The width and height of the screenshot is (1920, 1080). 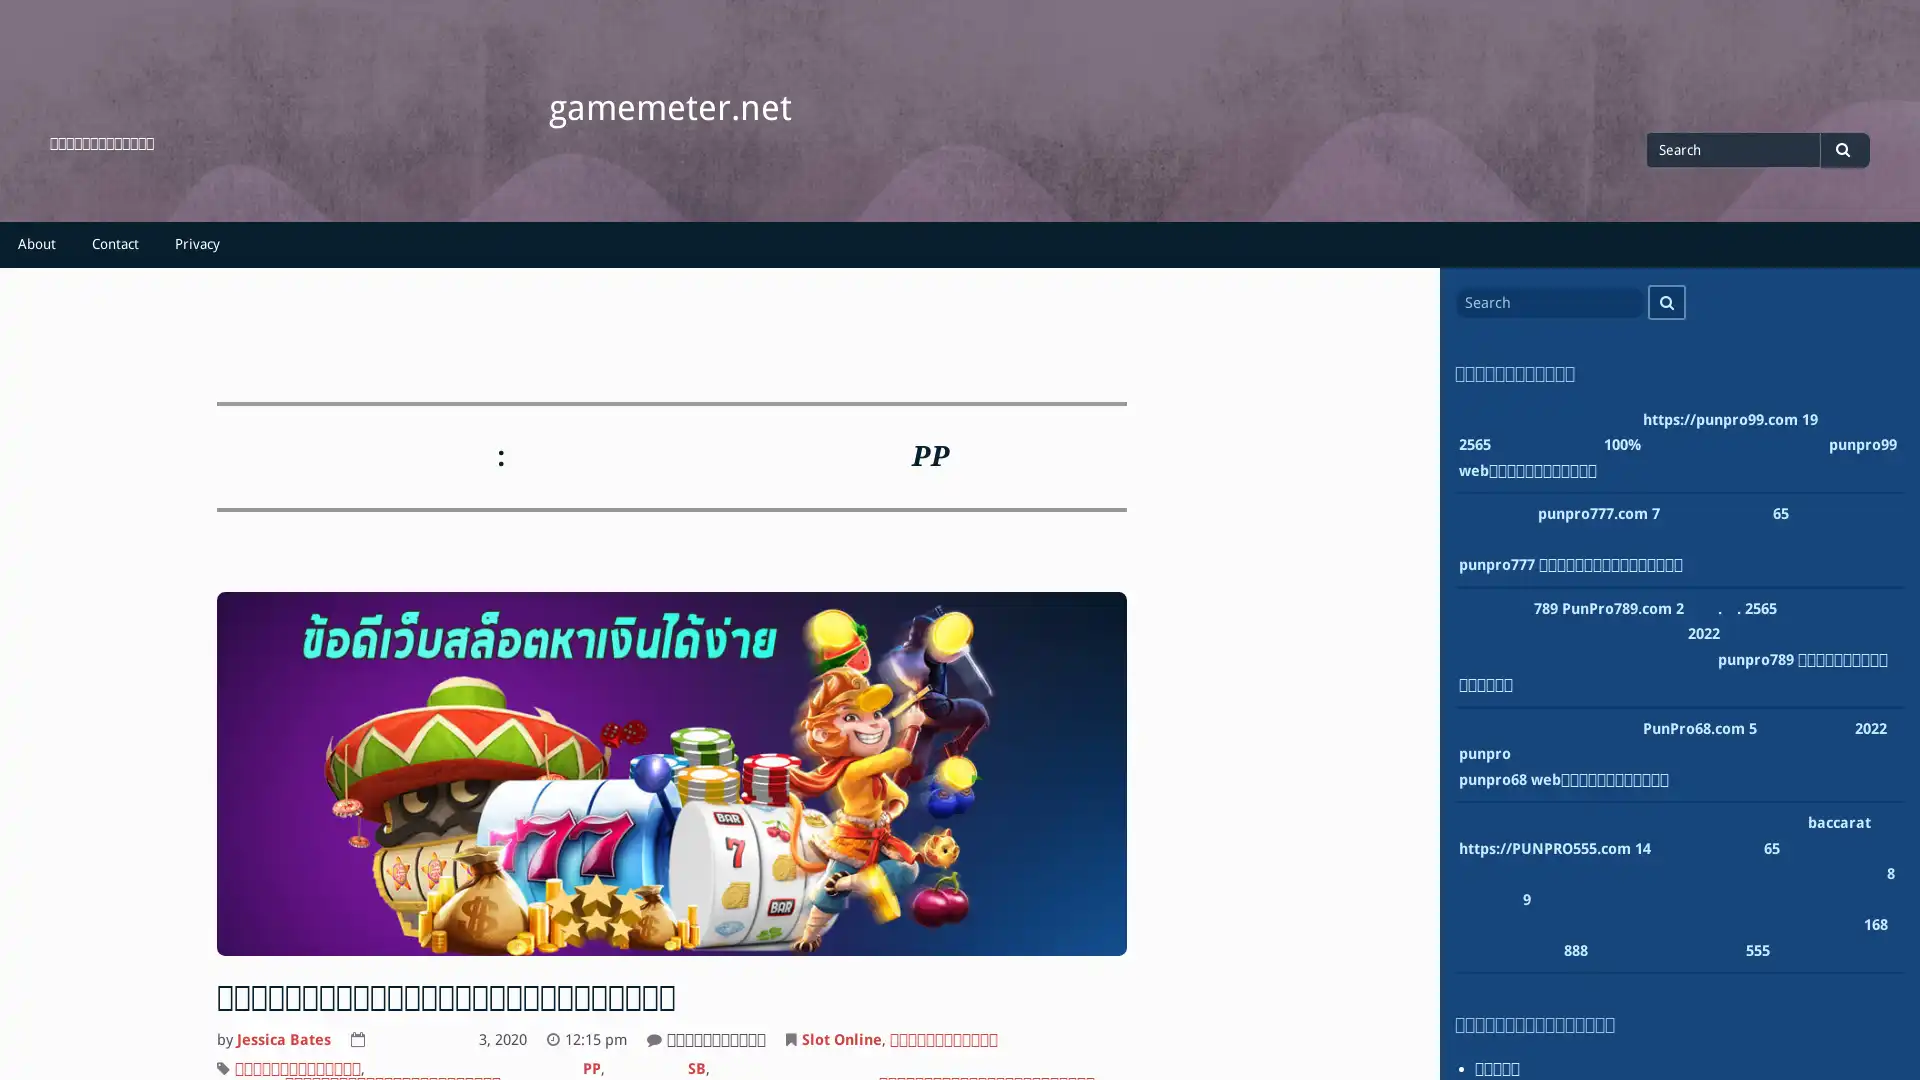 What do you see at coordinates (1844, 149) in the screenshot?
I see `Search` at bounding box center [1844, 149].